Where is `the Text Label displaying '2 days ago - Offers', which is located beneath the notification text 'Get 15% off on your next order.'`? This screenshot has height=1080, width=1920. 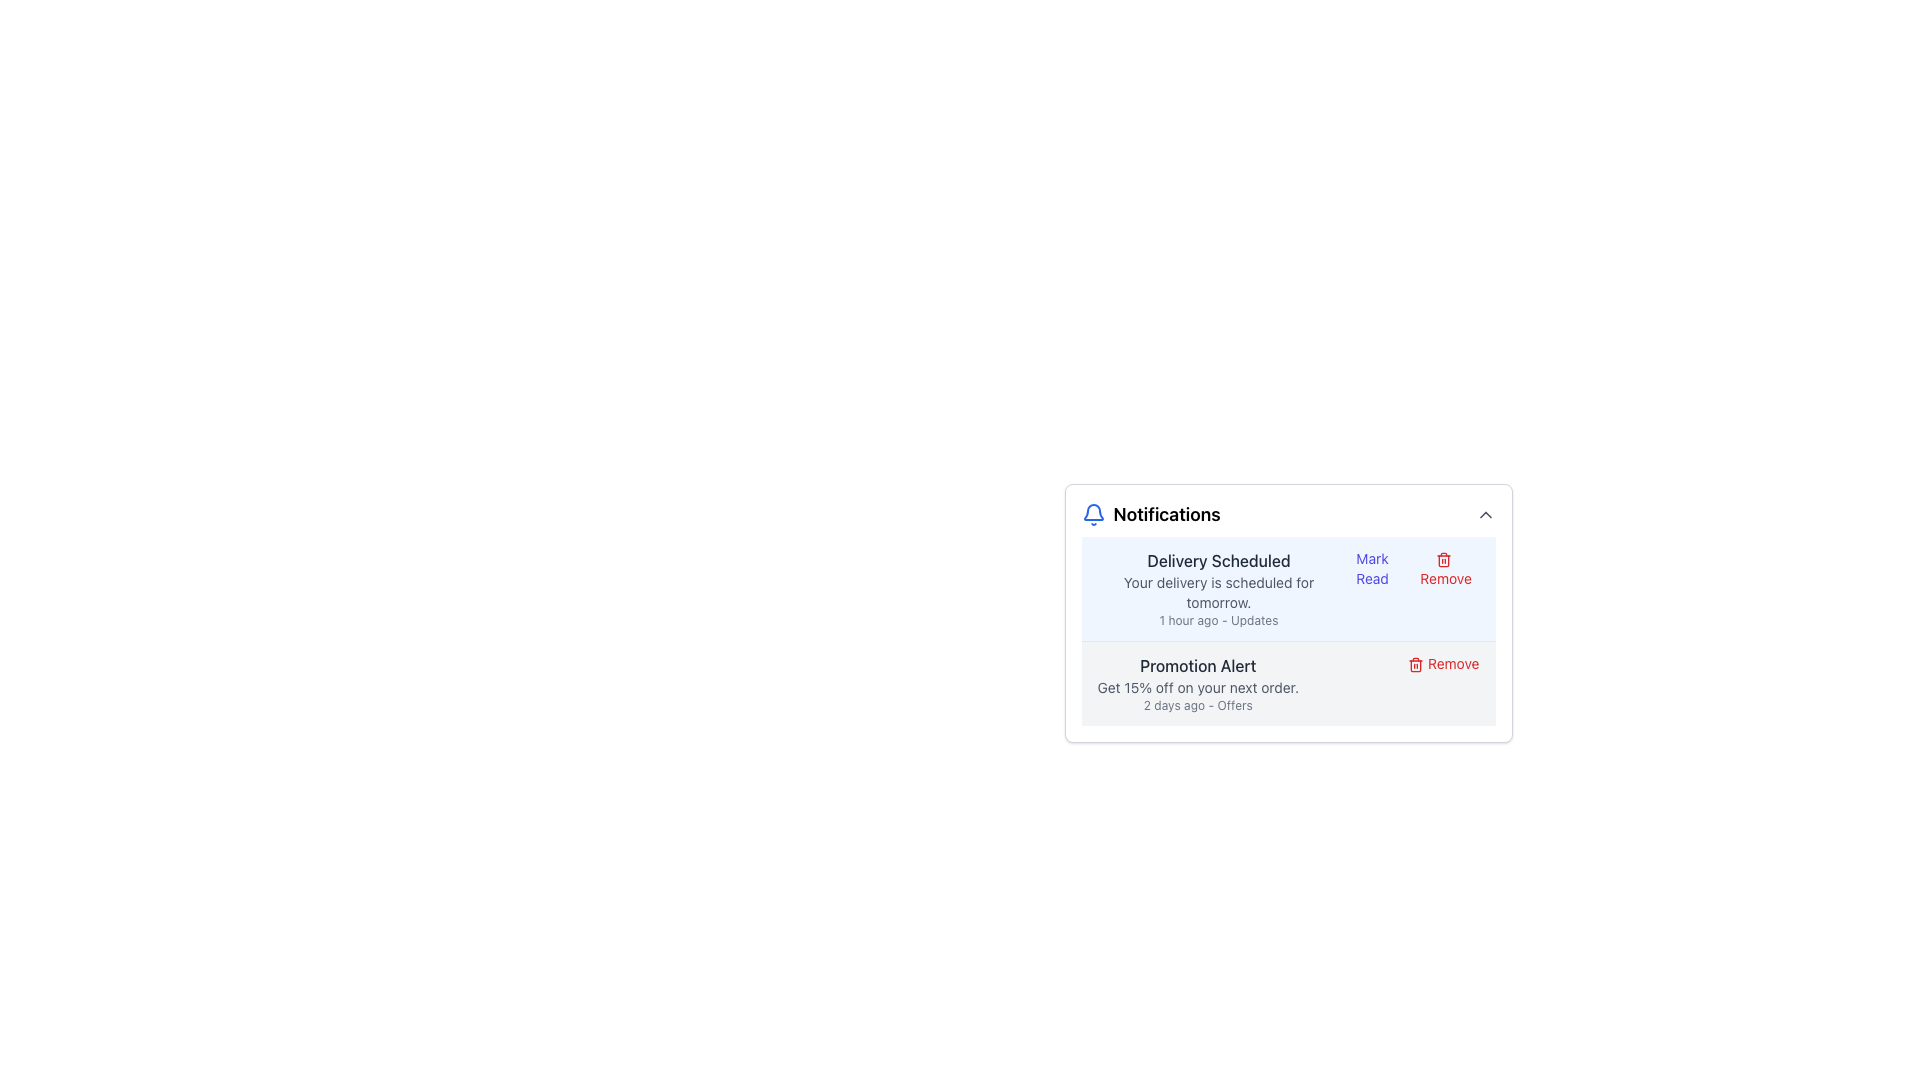
the Text Label displaying '2 days ago - Offers', which is located beneath the notification text 'Get 15% off on your next order.' is located at coordinates (1198, 704).